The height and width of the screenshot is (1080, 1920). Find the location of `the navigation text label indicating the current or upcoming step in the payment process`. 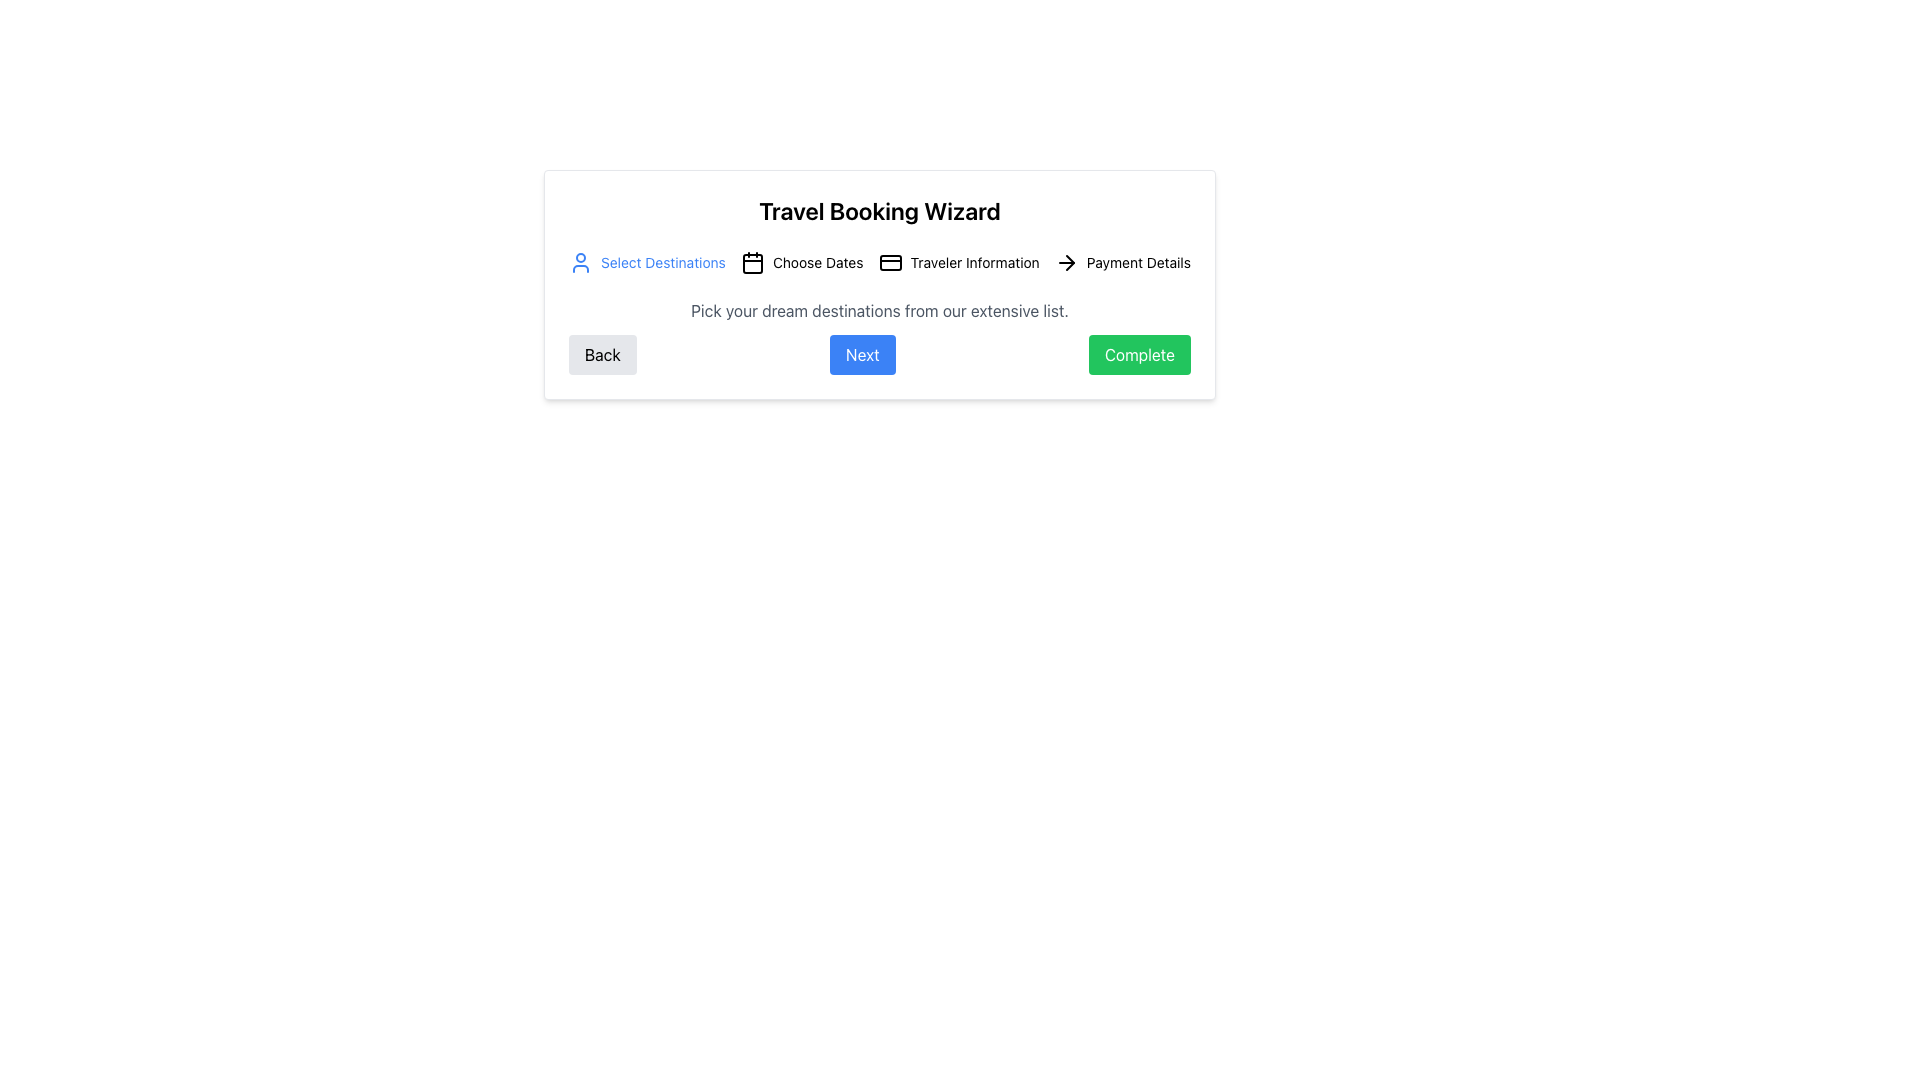

the navigation text label indicating the current or upcoming step in the payment process is located at coordinates (1137, 261).